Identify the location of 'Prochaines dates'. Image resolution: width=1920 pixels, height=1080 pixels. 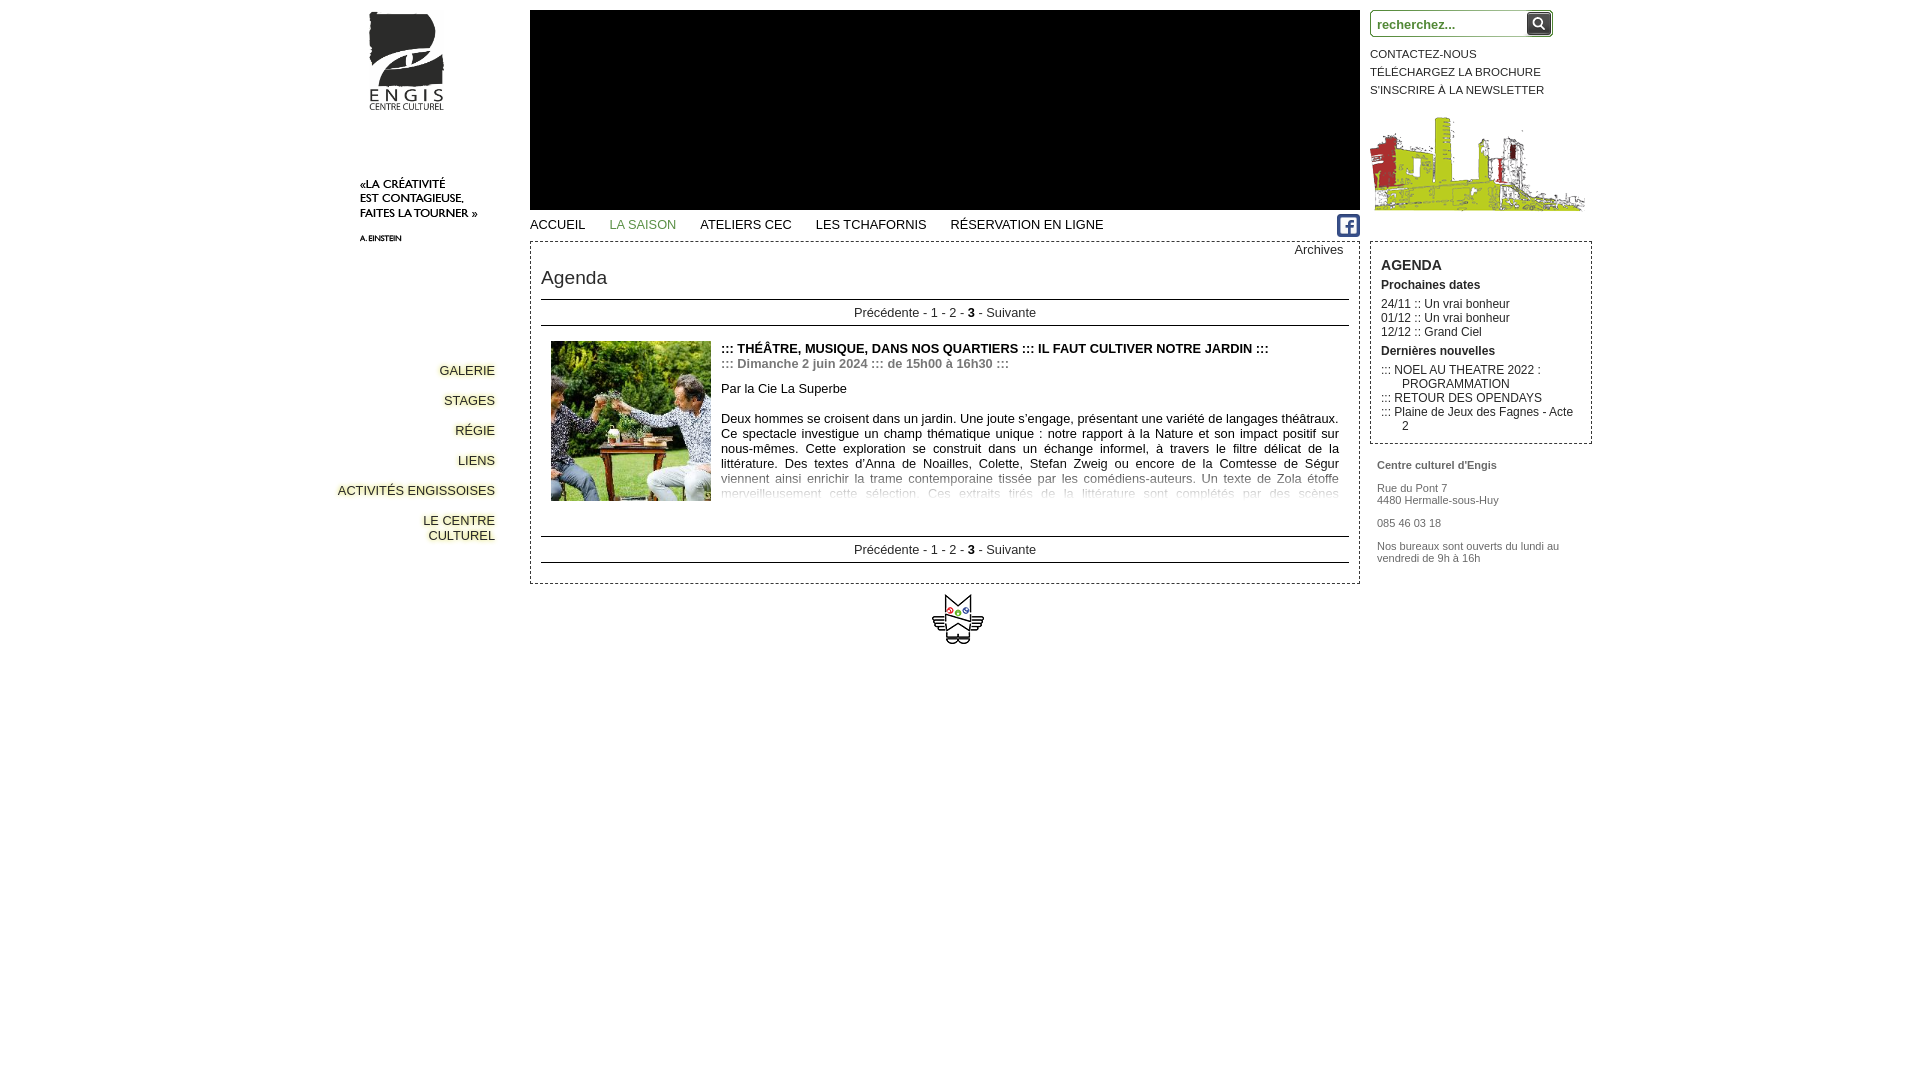
(1429, 285).